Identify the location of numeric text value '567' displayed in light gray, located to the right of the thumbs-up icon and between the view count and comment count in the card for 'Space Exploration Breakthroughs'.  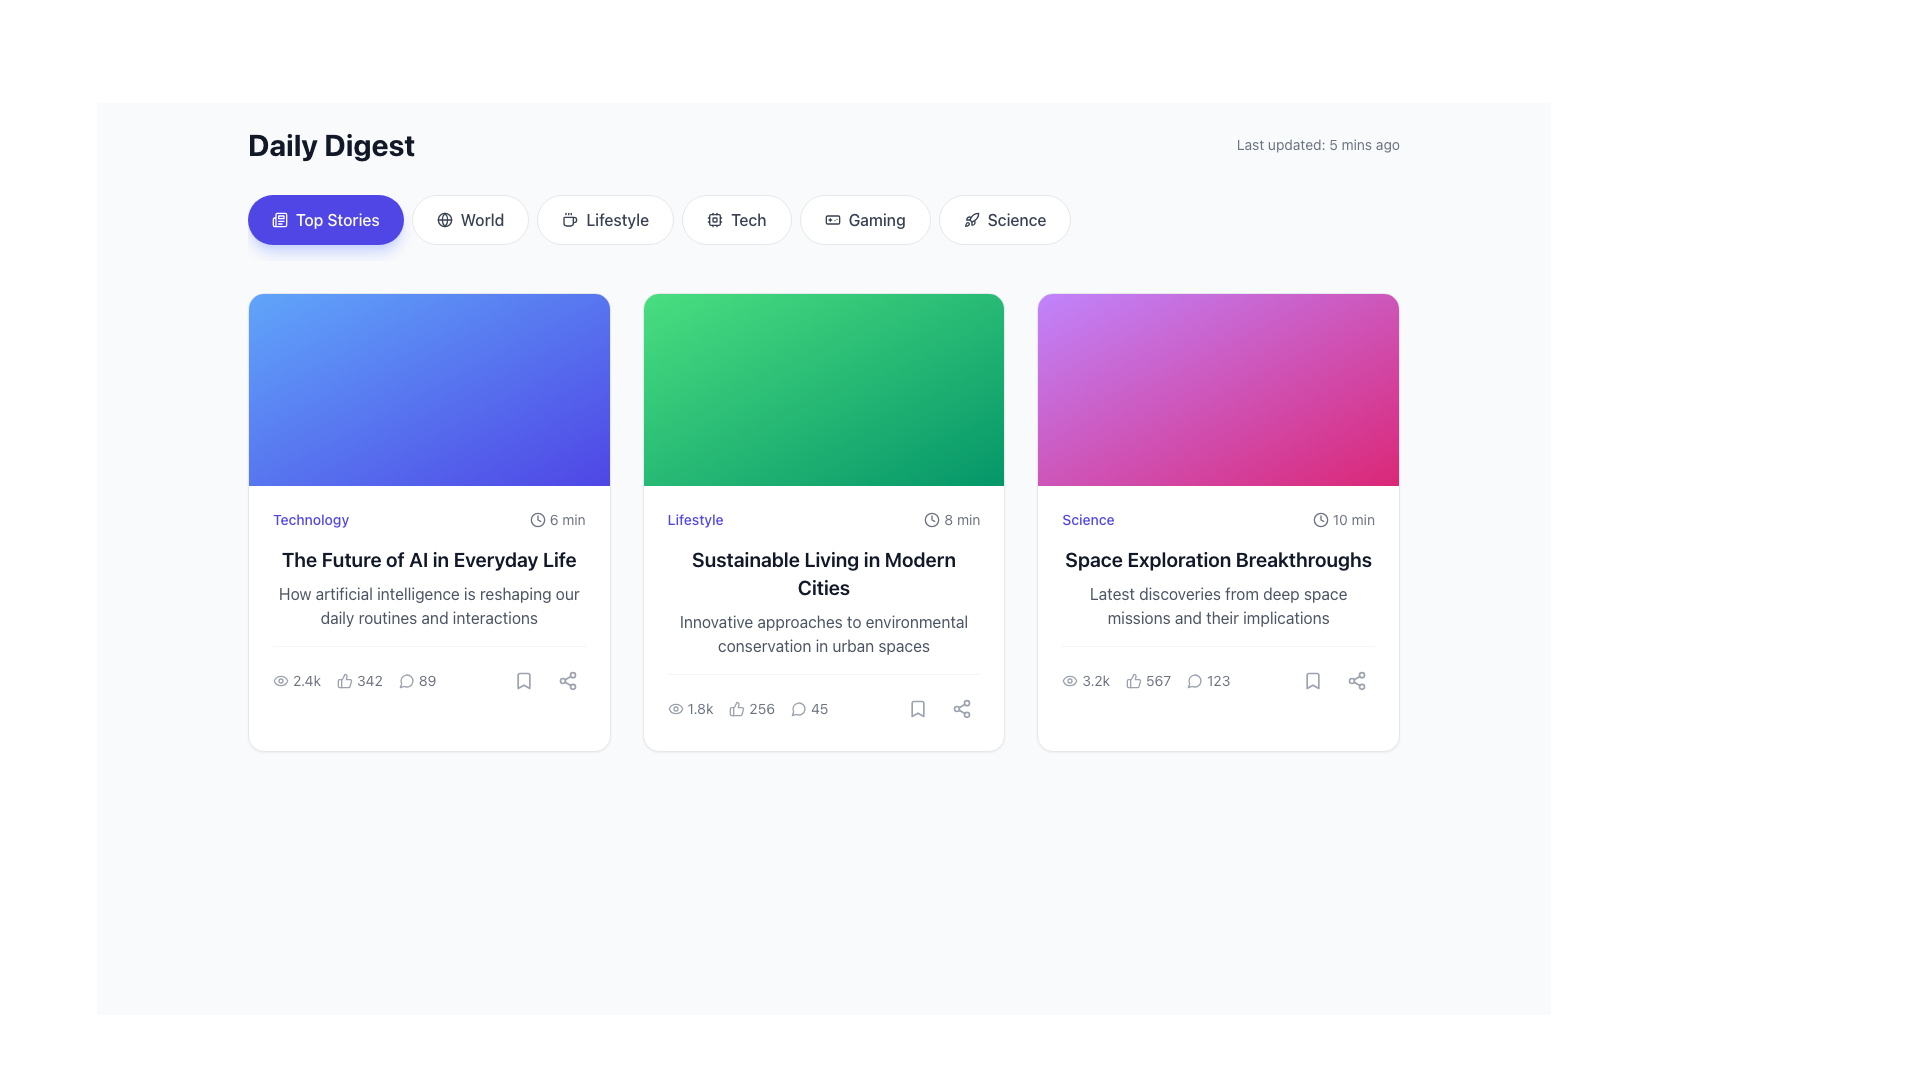
(1148, 680).